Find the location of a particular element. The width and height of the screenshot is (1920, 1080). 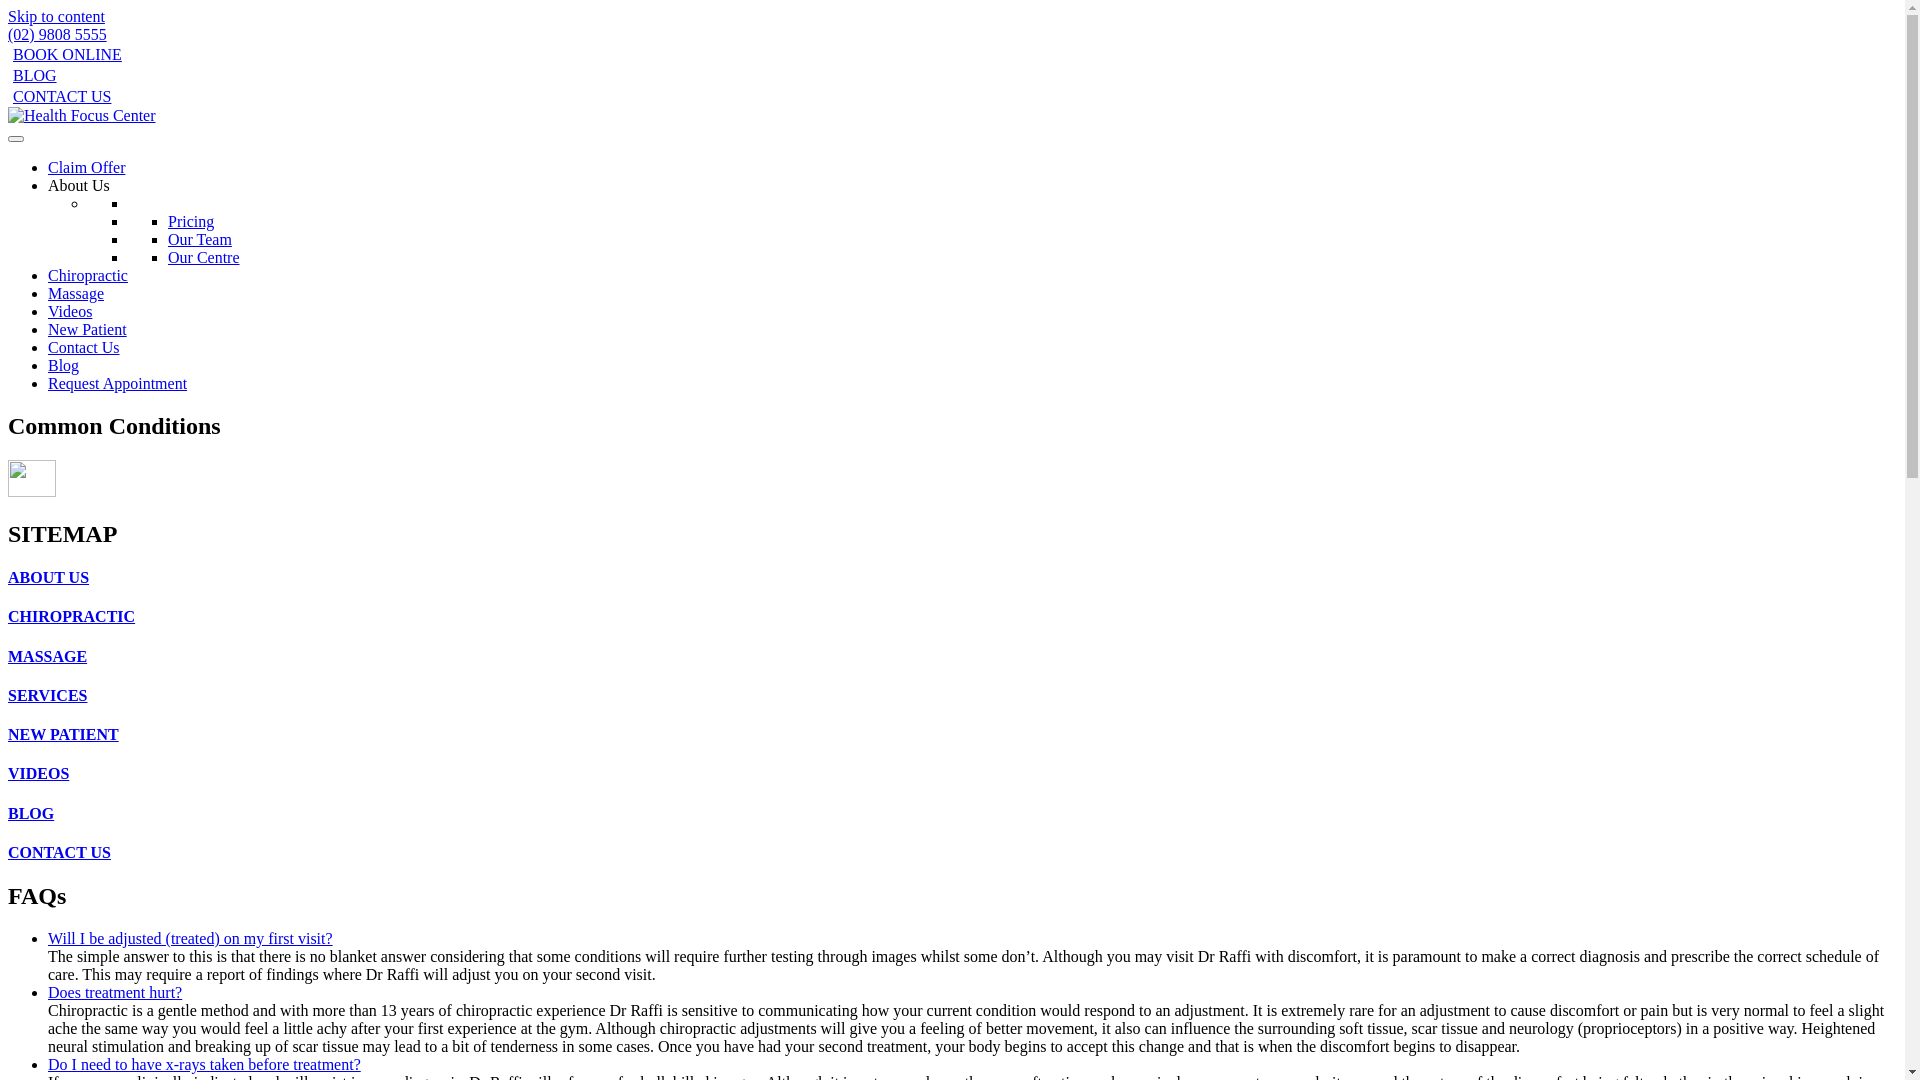

'Claim Offer' is located at coordinates (85, 166).